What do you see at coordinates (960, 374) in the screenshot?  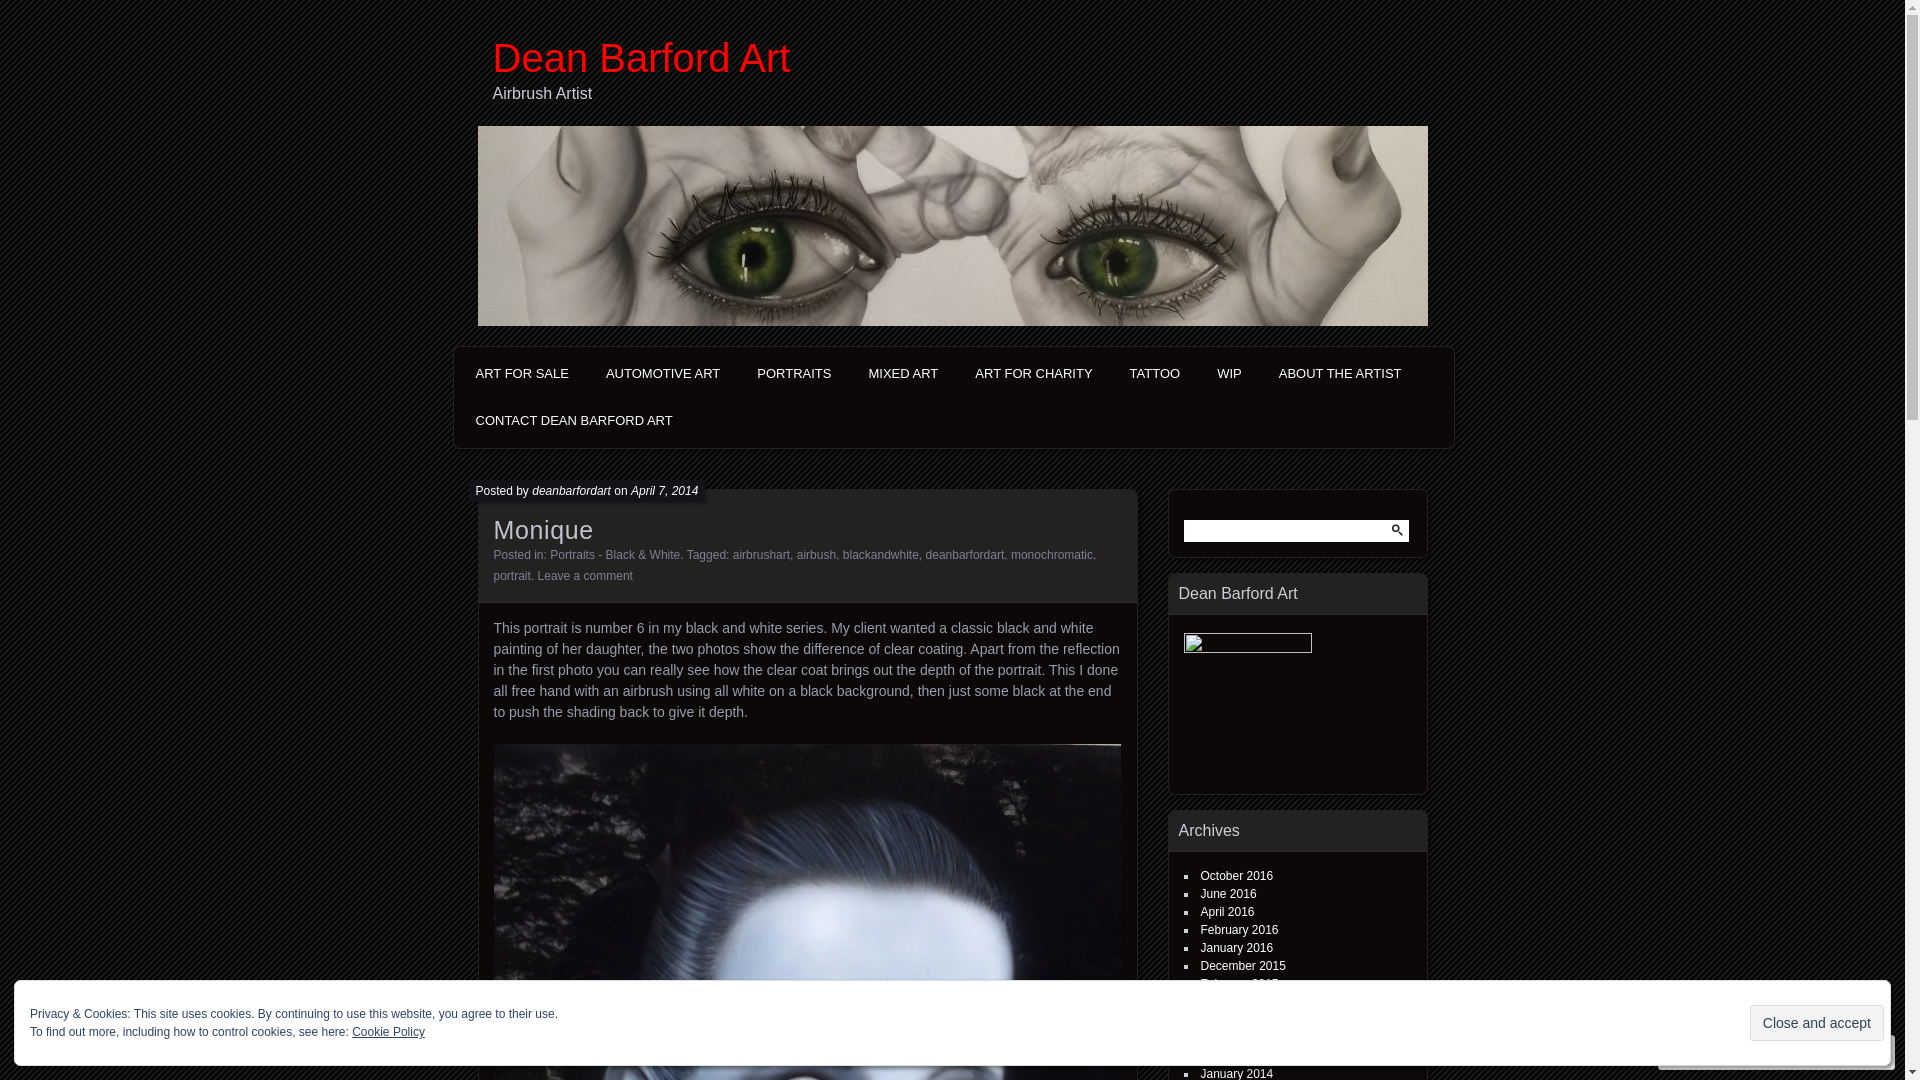 I see `'ART FOR CHARITY'` at bounding box center [960, 374].